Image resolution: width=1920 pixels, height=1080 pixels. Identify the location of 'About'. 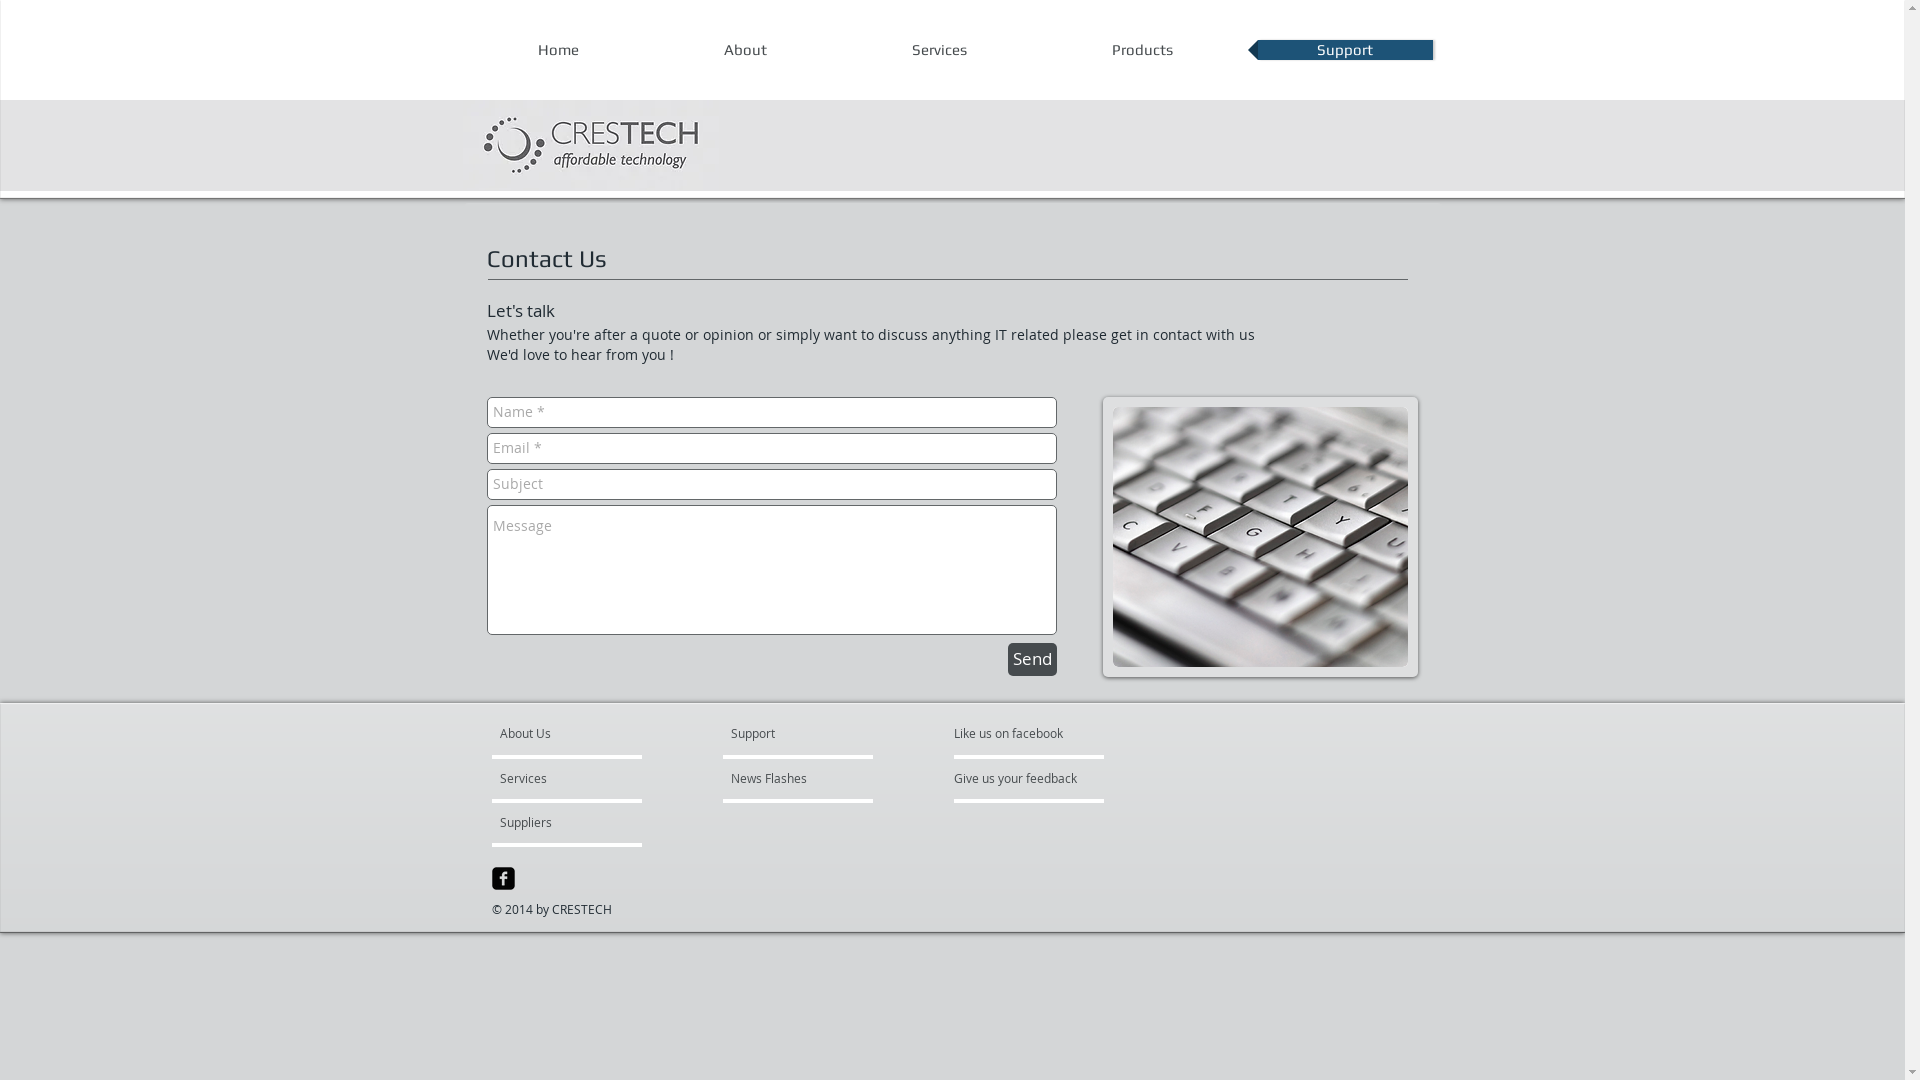
(744, 49).